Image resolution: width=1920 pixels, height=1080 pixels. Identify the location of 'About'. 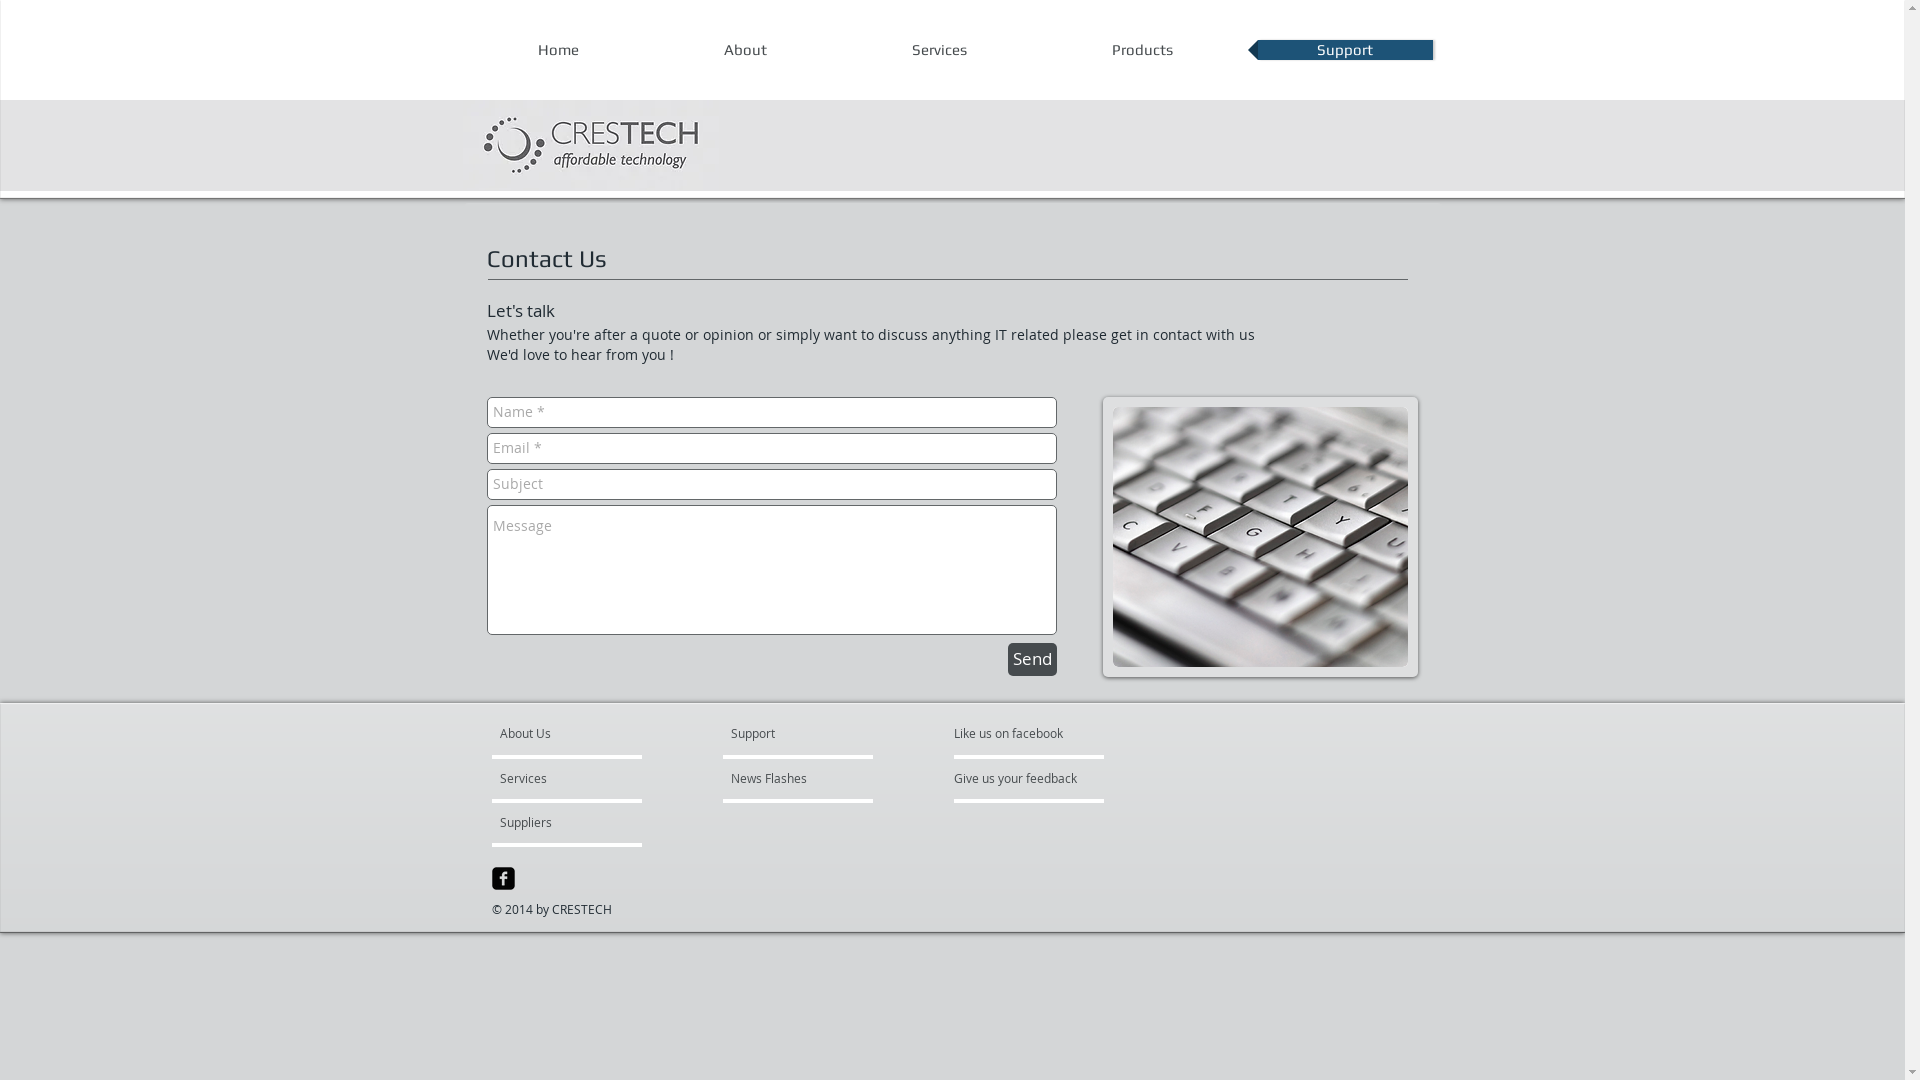
(744, 49).